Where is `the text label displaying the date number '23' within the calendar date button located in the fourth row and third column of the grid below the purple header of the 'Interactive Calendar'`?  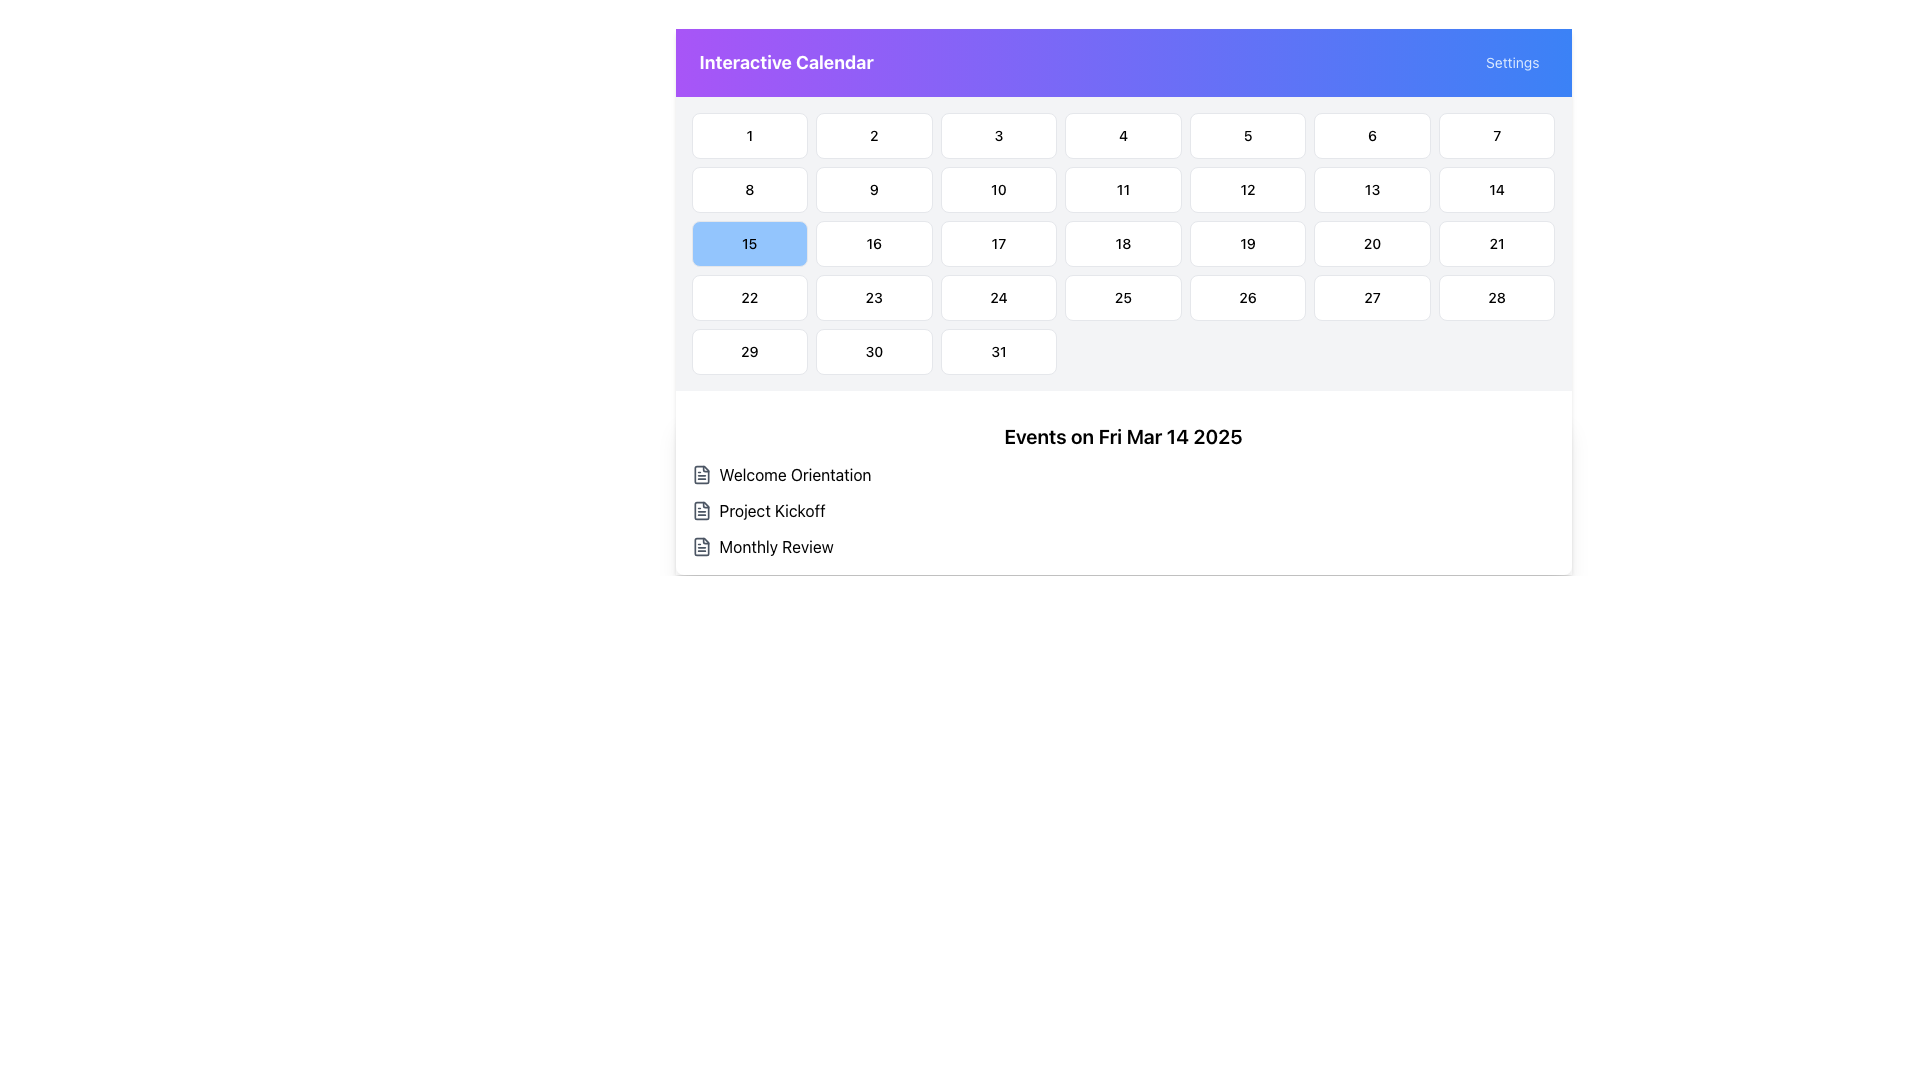 the text label displaying the date number '23' within the calendar date button located in the fourth row and third column of the grid below the purple header of the 'Interactive Calendar' is located at coordinates (874, 297).